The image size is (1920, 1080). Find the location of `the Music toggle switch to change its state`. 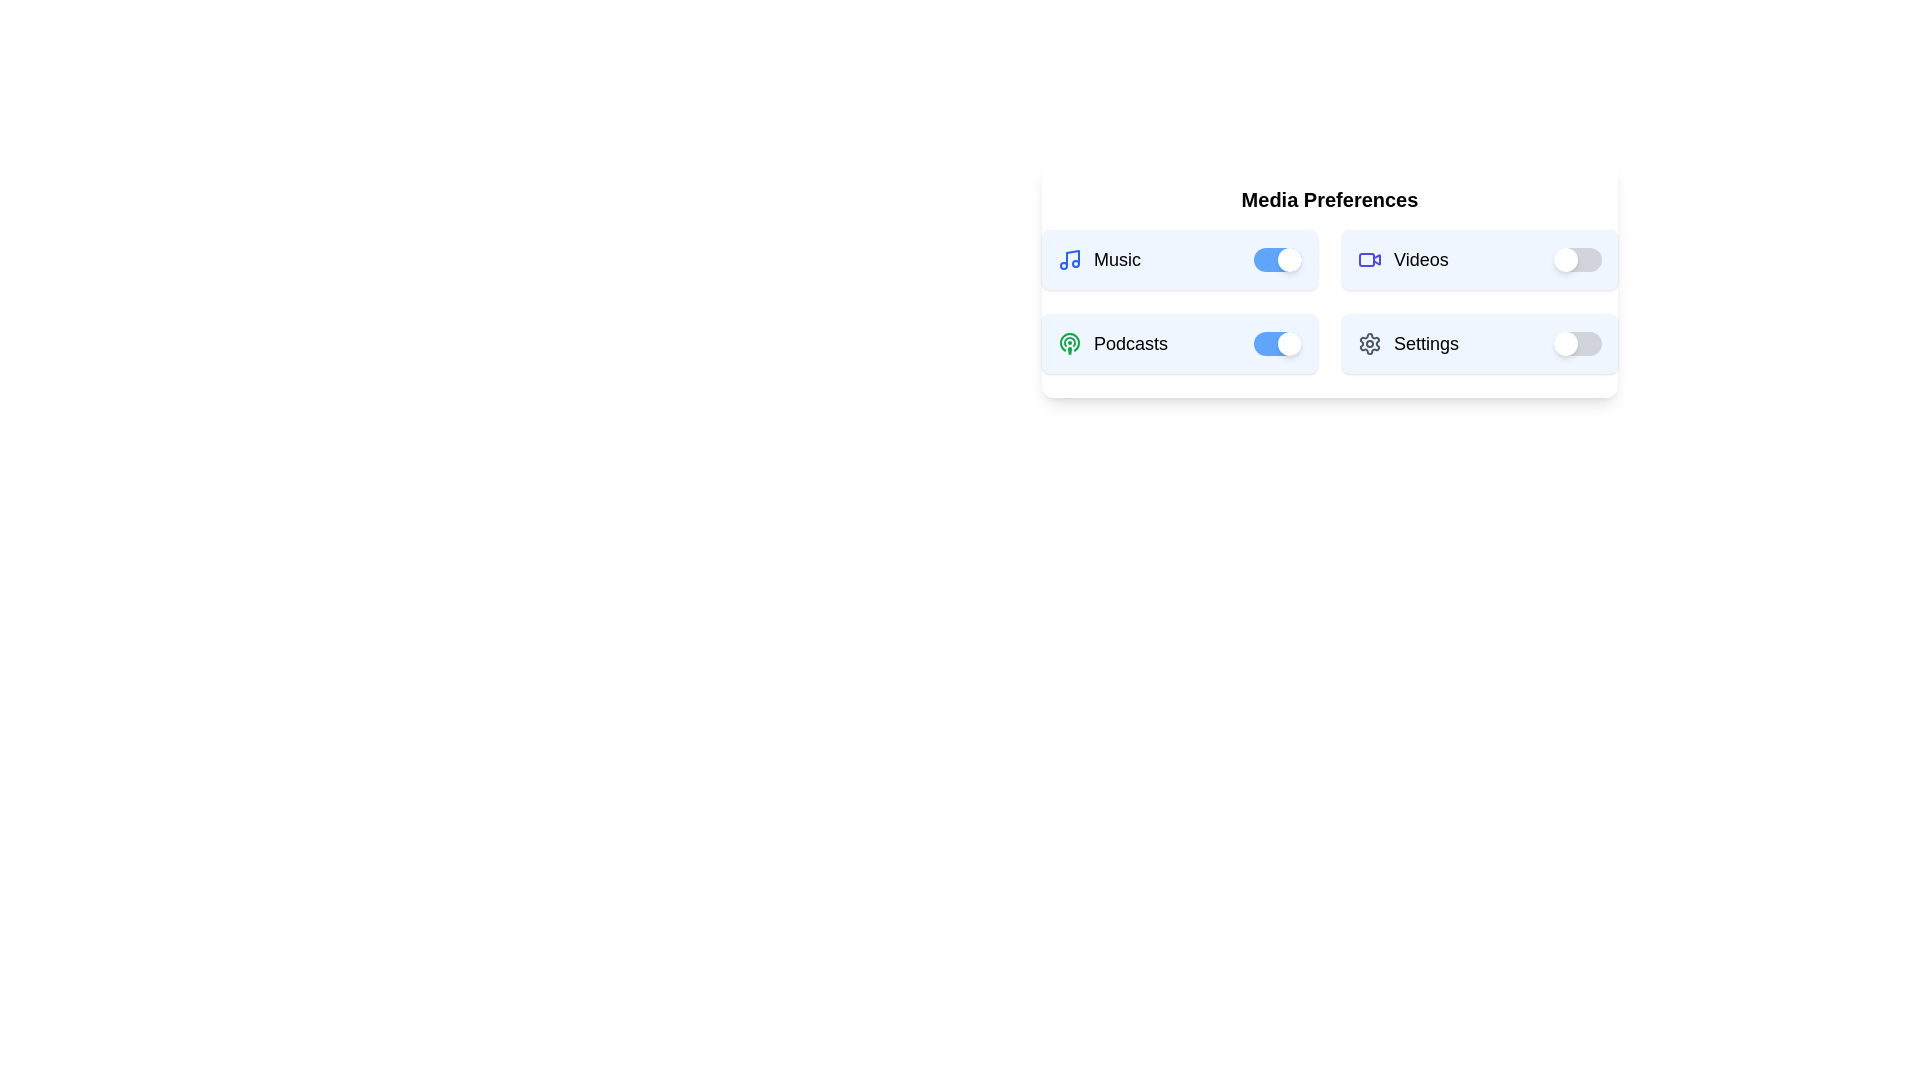

the Music toggle switch to change its state is located at coordinates (1276, 258).